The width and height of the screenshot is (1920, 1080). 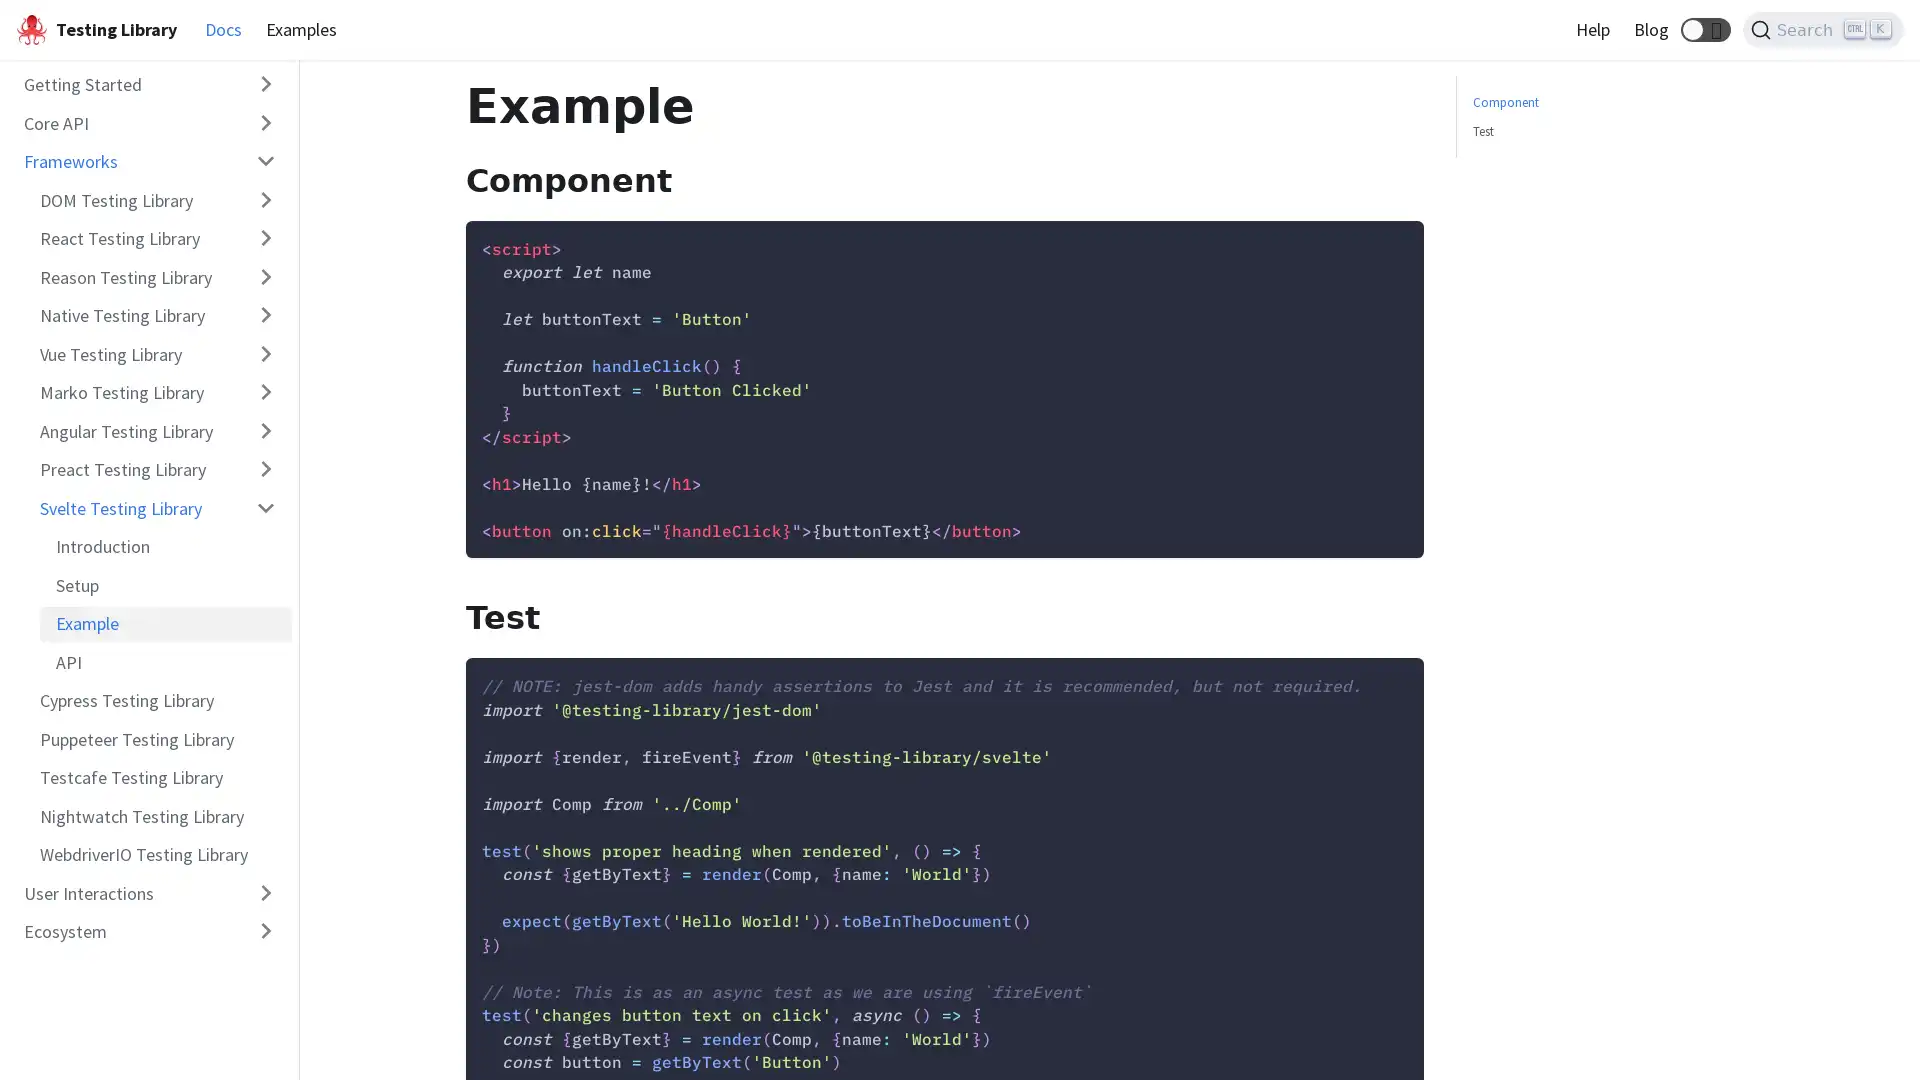 What do you see at coordinates (1391, 680) in the screenshot?
I see `Copy code to clipboard` at bounding box center [1391, 680].